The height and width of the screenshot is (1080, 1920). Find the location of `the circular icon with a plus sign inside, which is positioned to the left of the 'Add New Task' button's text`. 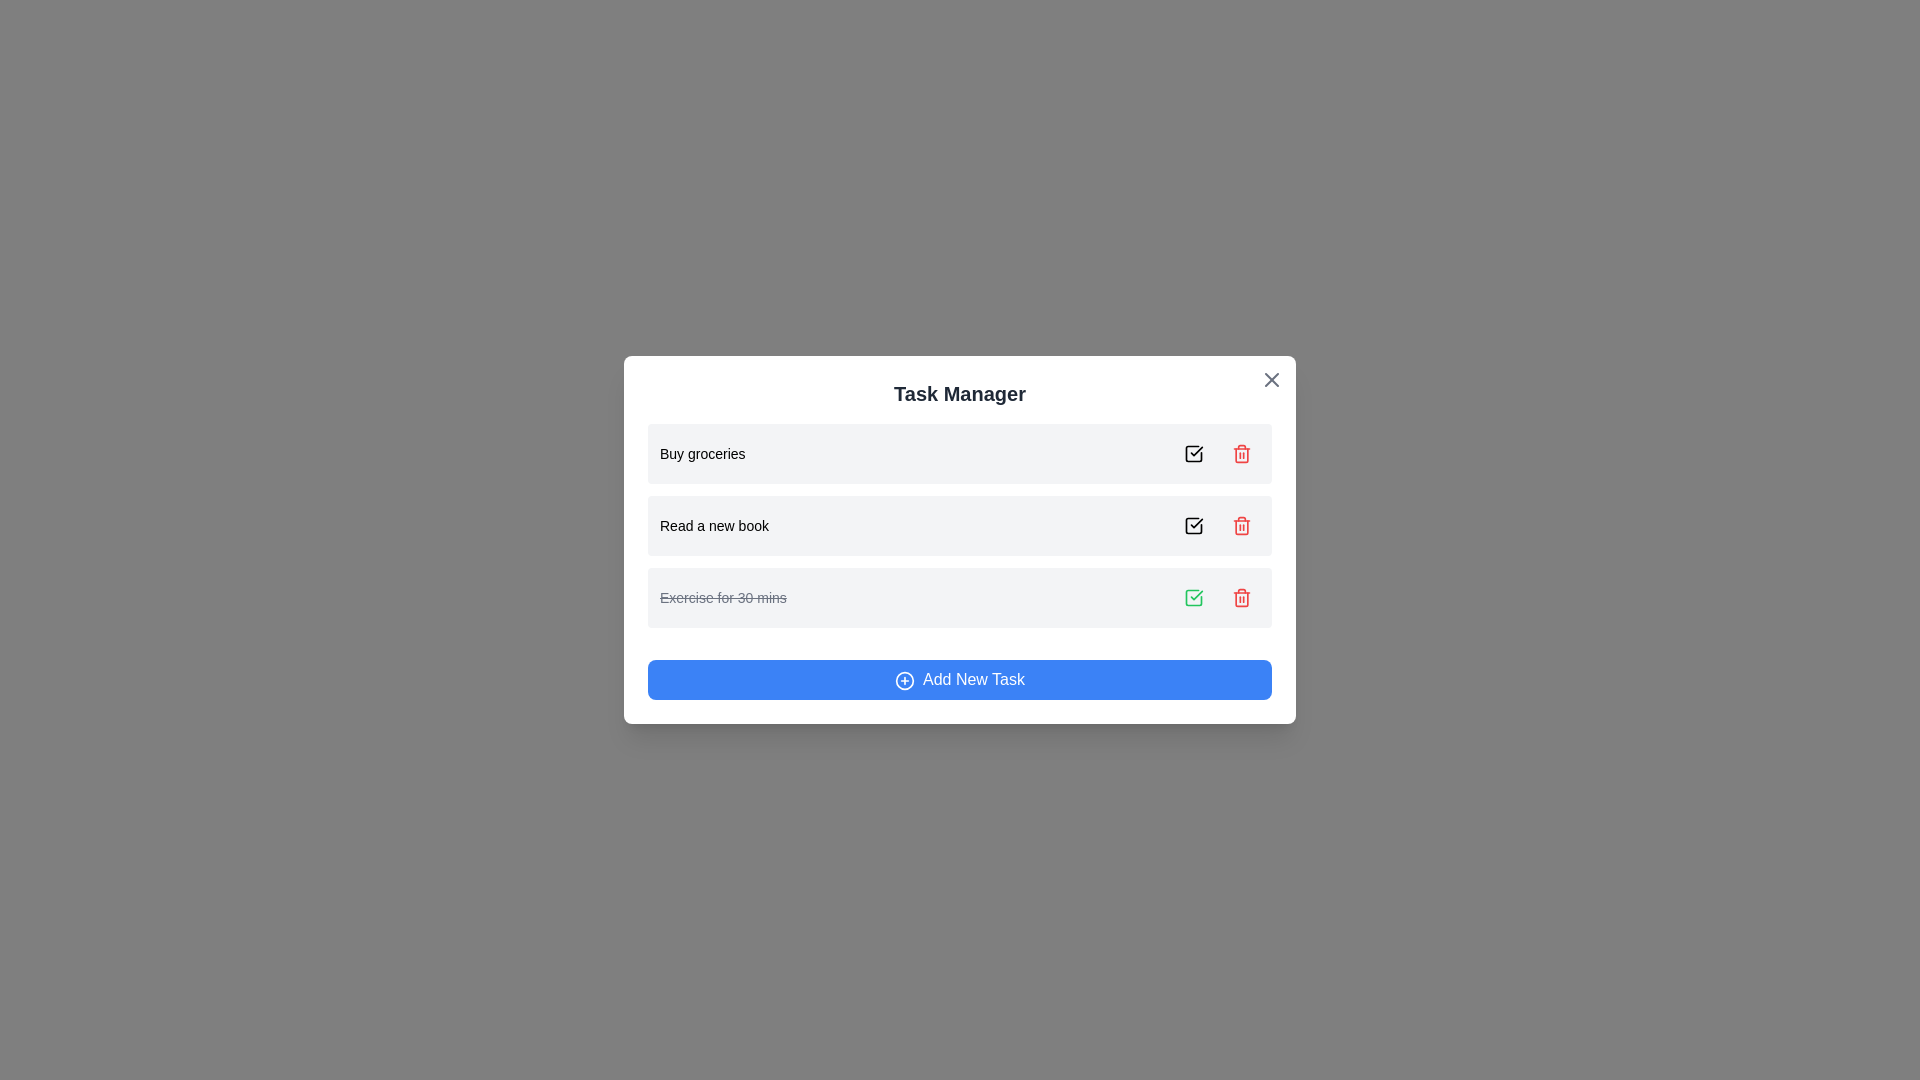

the circular icon with a plus sign inside, which is positioned to the left of the 'Add New Task' button's text is located at coordinates (904, 678).